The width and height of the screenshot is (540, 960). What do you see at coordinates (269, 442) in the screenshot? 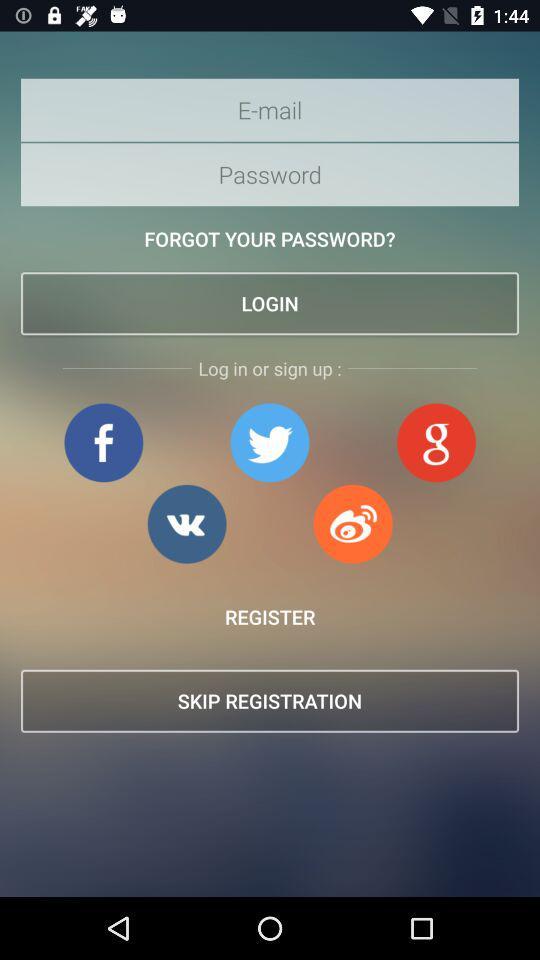
I see `open twitter` at bounding box center [269, 442].